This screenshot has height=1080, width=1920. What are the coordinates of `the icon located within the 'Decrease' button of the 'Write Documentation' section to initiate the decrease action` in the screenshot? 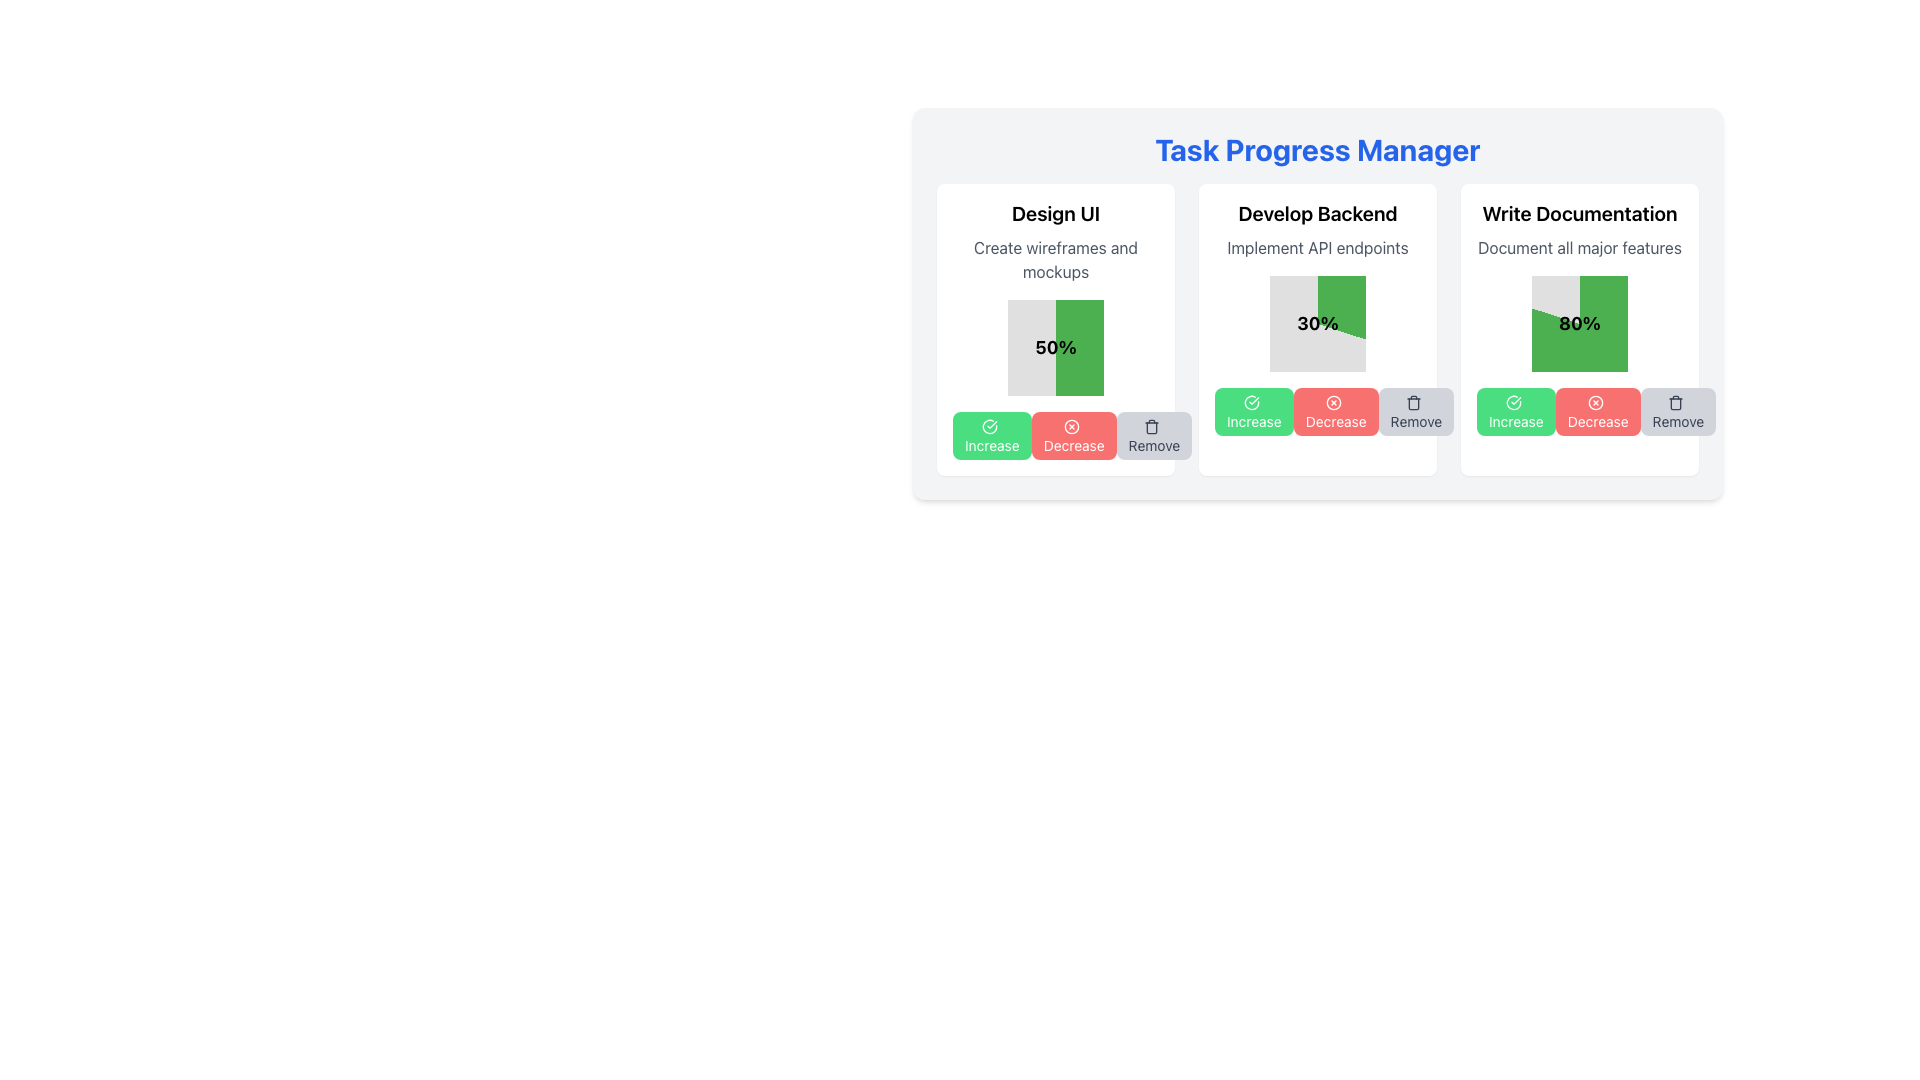 It's located at (1595, 402).